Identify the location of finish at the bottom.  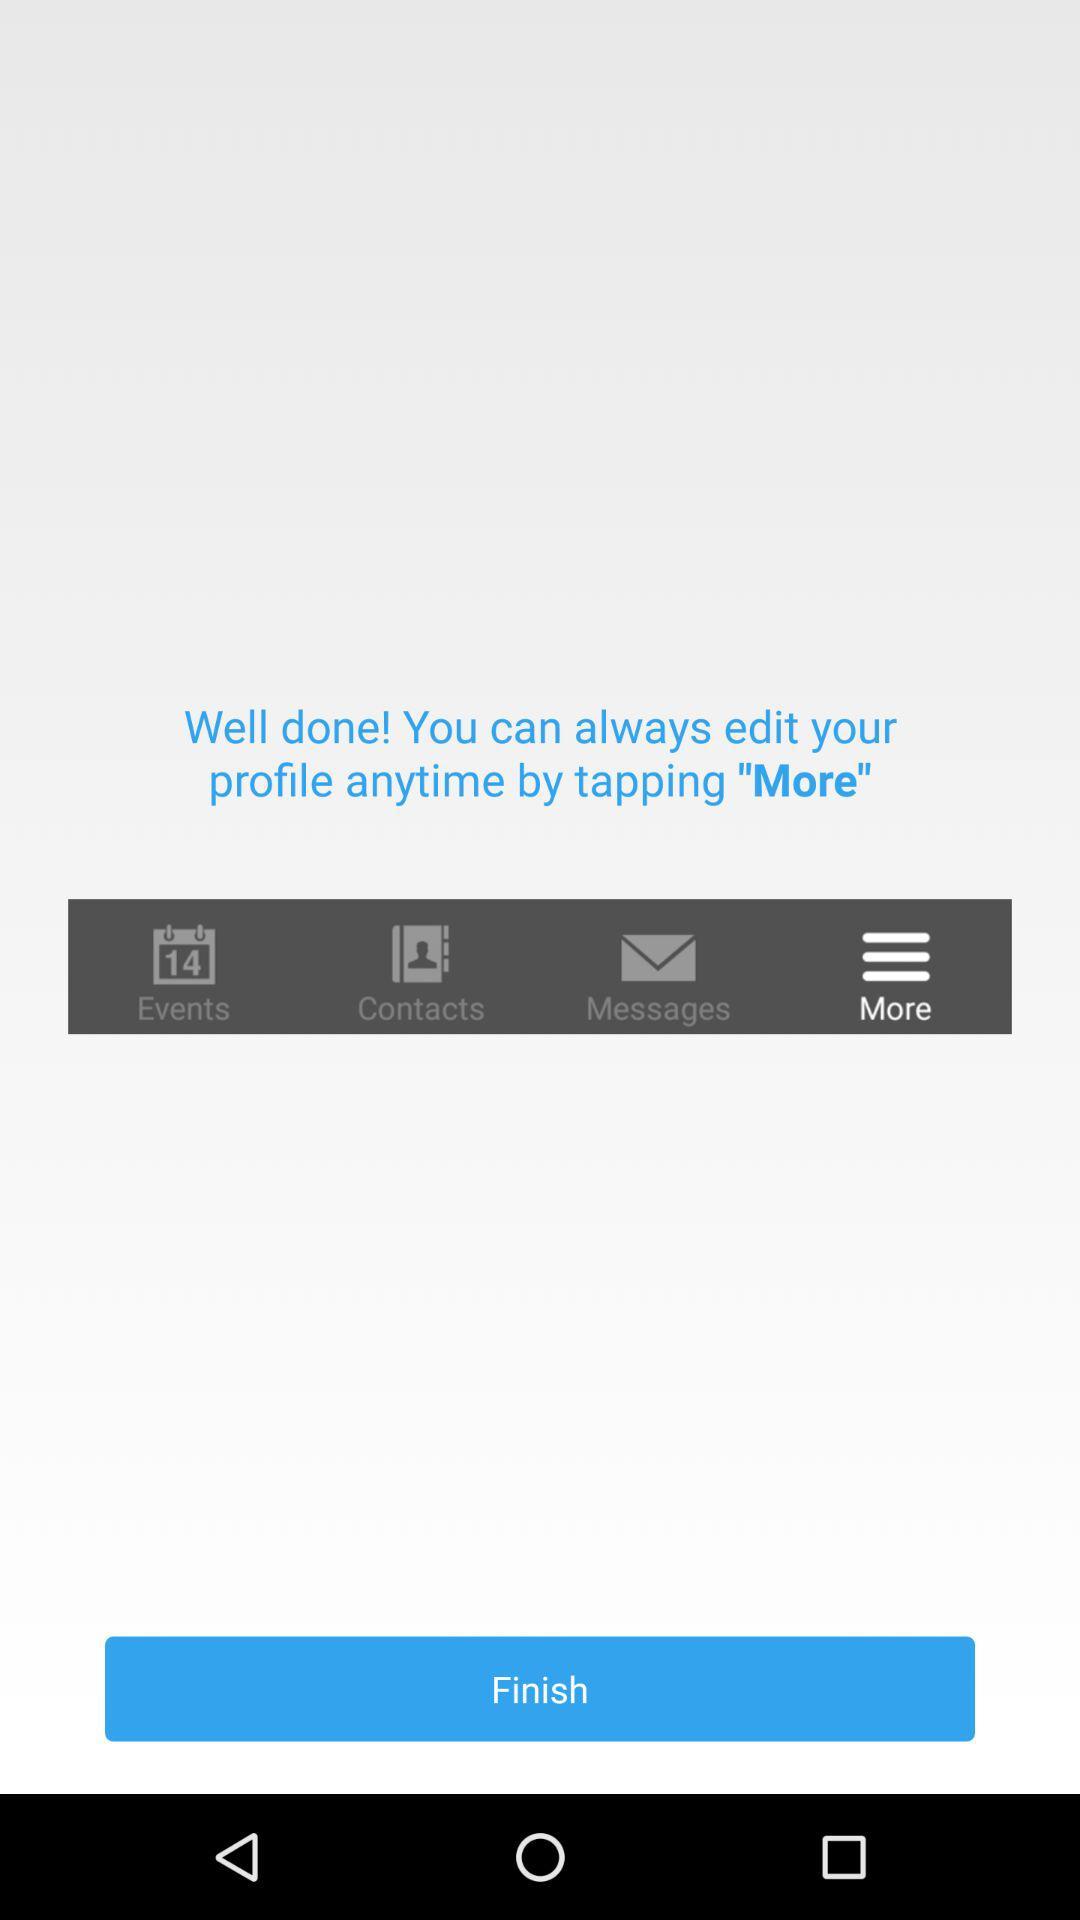
(540, 1688).